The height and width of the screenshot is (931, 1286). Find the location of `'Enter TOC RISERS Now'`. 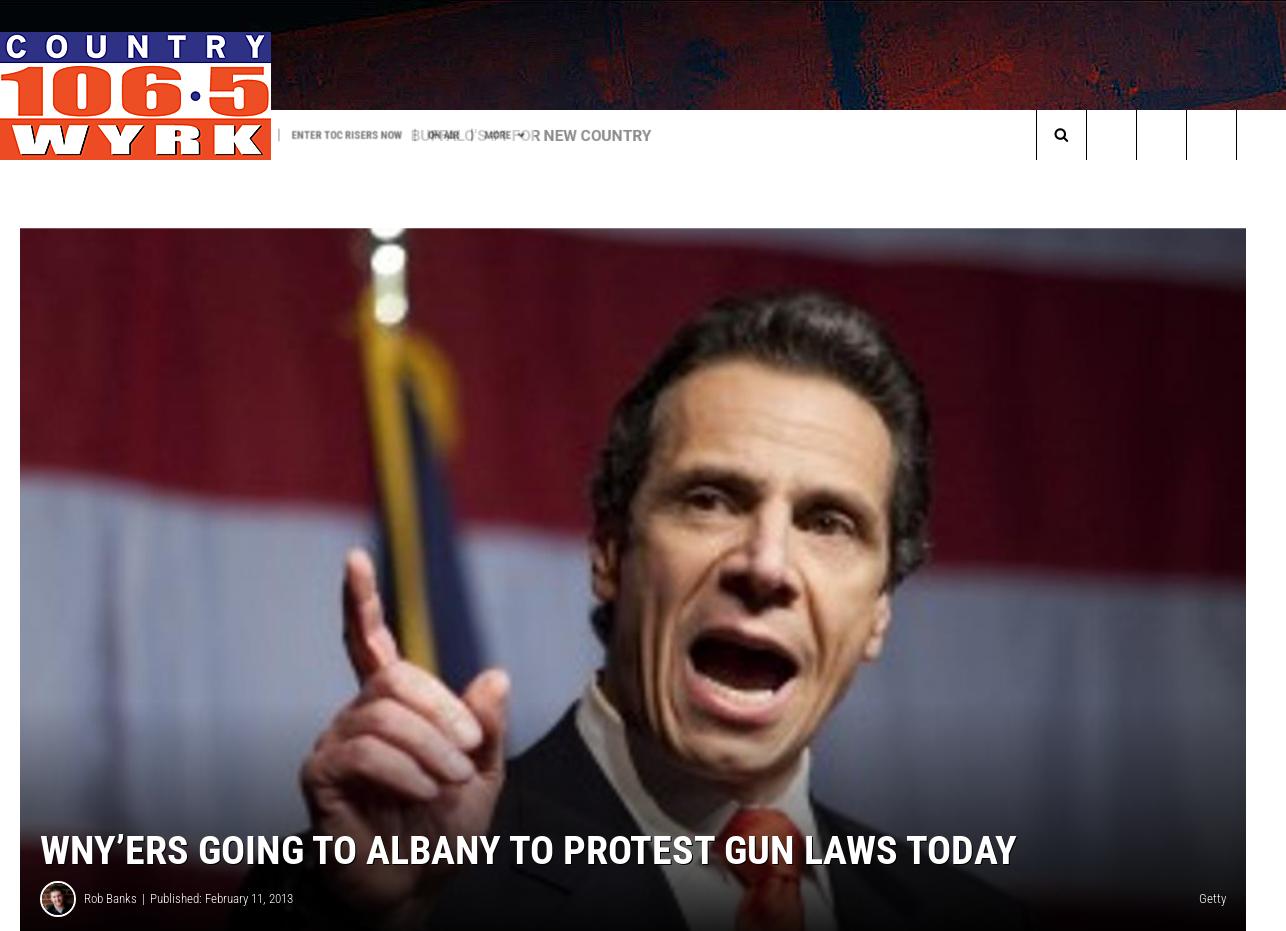

'Enter TOC RISERS Now' is located at coordinates (353, 133).